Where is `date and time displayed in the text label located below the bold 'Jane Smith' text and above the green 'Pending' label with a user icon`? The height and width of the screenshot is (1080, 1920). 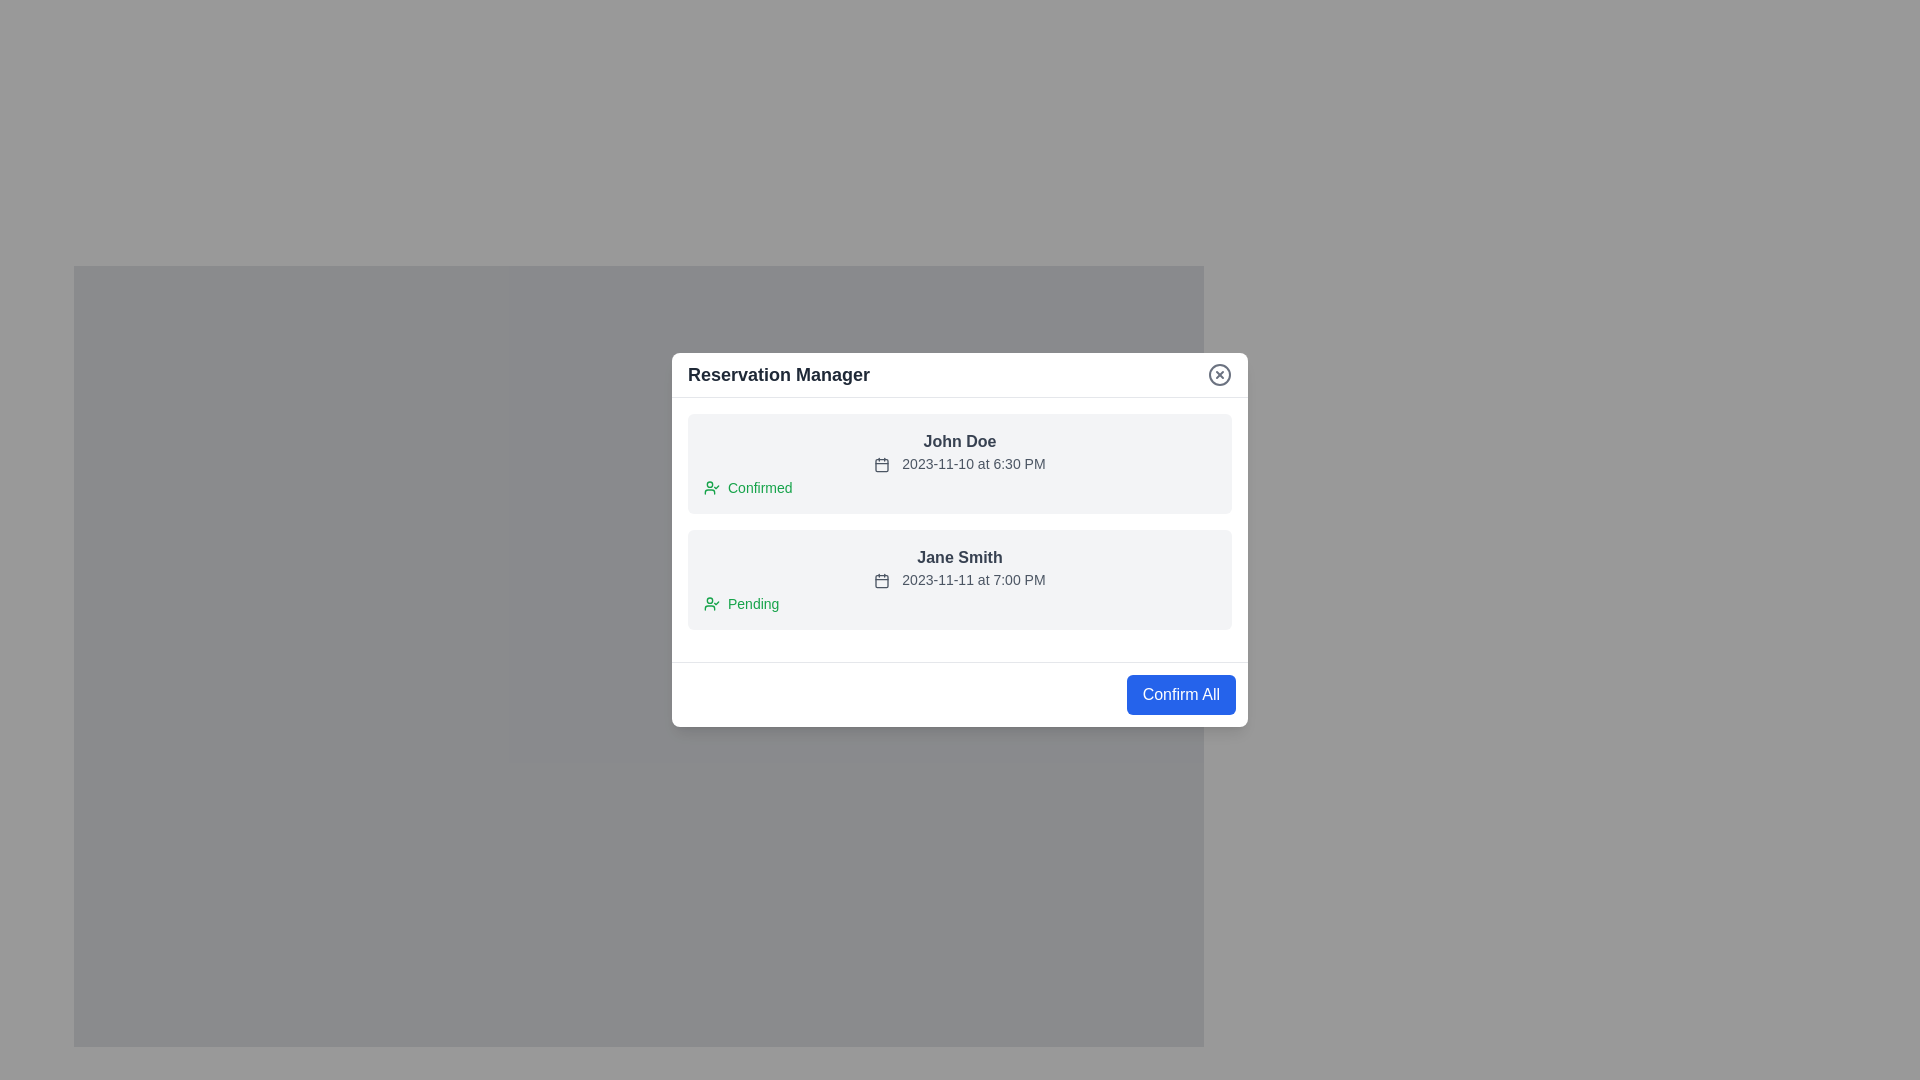
date and time displayed in the text label located below the bold 'Jane Smith' text and above the green 'Pending' label with a user icon is located at coordinates (960, 579).